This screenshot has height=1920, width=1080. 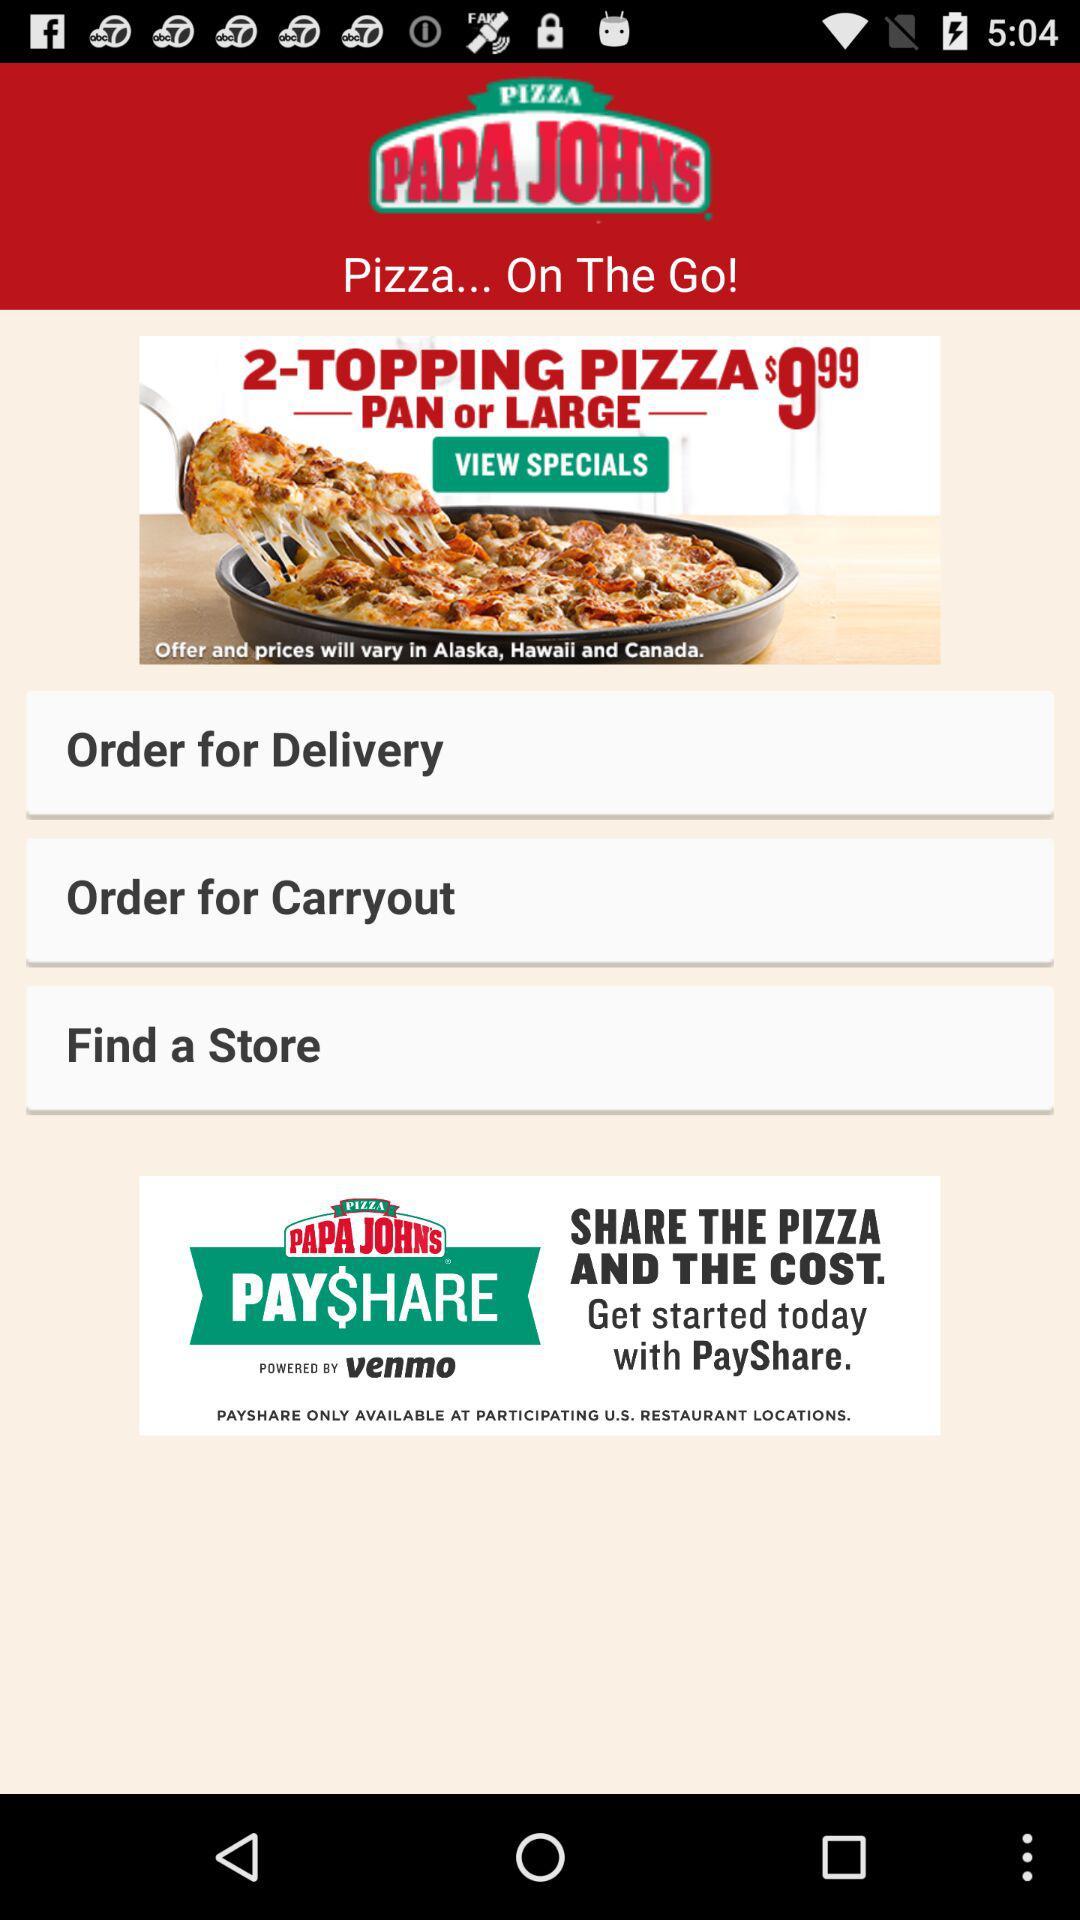 I want to click on the app below the pizza on the app, so click(x=540, y=500).